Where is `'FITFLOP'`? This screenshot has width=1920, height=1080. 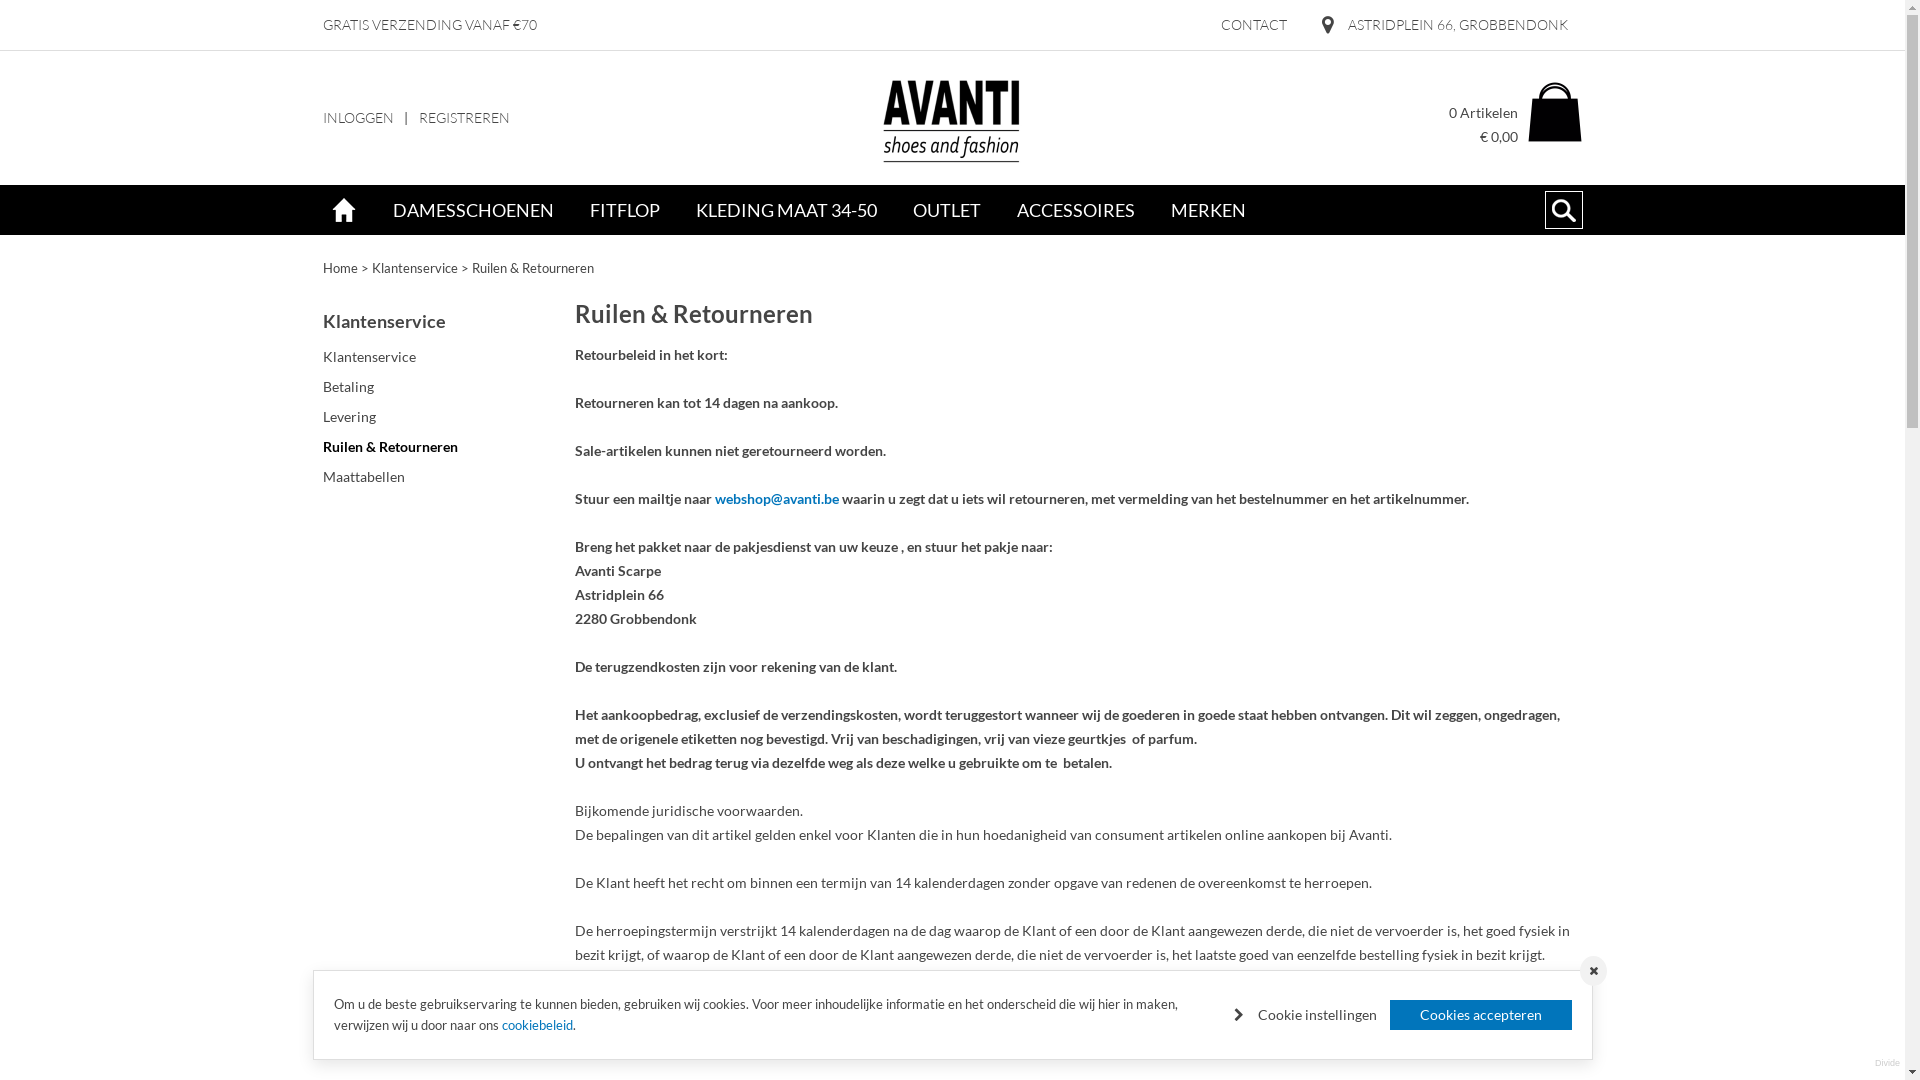
'FITFLOP' is located at coordinates (623, 210).